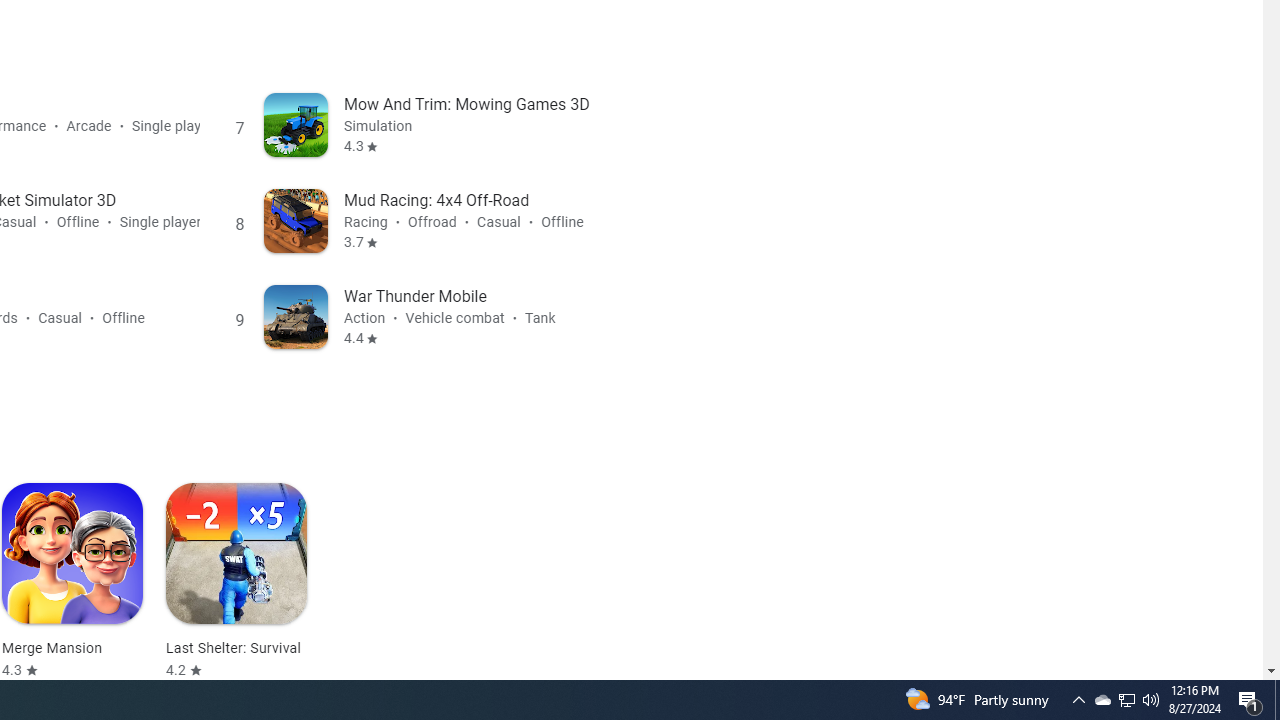 The height and width of the screenshot is (720, 1280). Describe the element at coordinates (72, 581) in the screenshot. I see `'Merge Mansion Rated 4.3 stars out of five stars'` at that location.